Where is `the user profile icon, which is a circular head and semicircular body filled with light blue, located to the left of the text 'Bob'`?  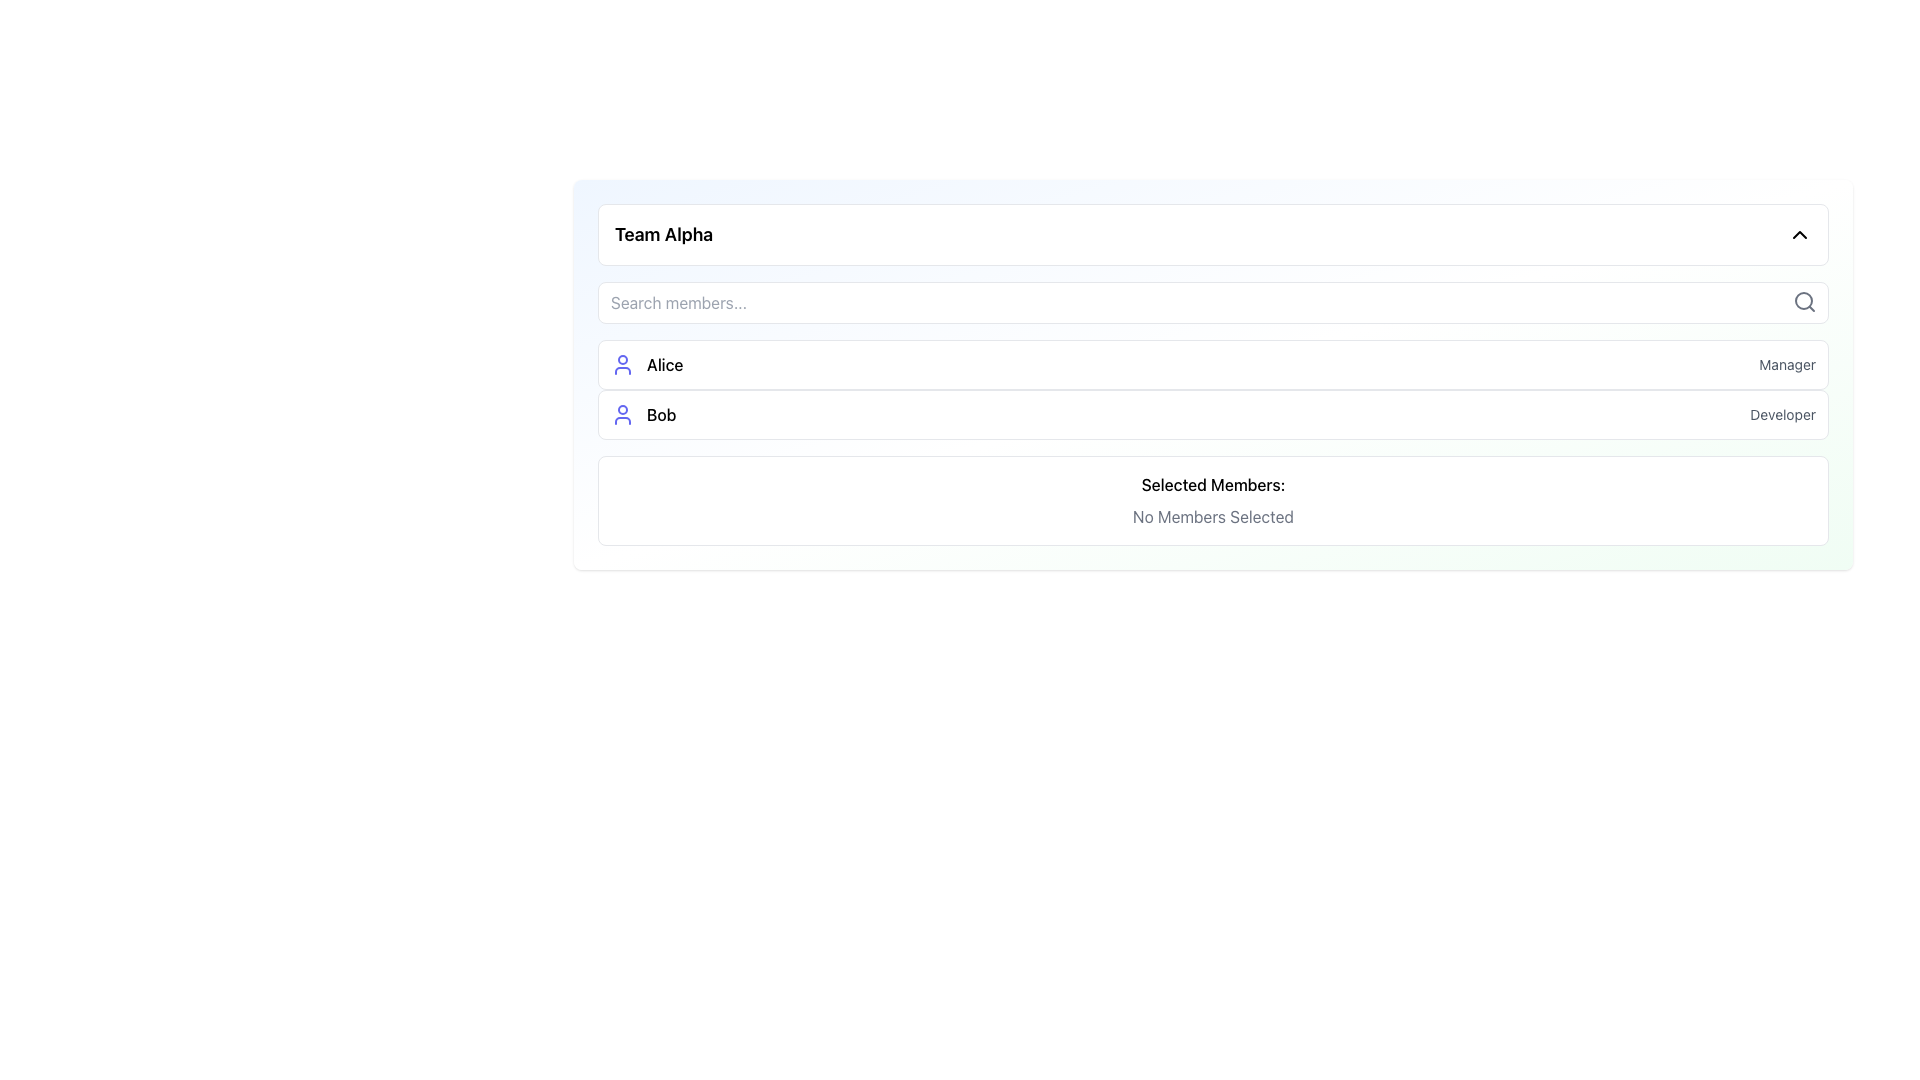
the user profile icon, which is a circular head and semicircular body filled with light blue, located to the left of the text 'Bob' is located at coordinates (622, 414).